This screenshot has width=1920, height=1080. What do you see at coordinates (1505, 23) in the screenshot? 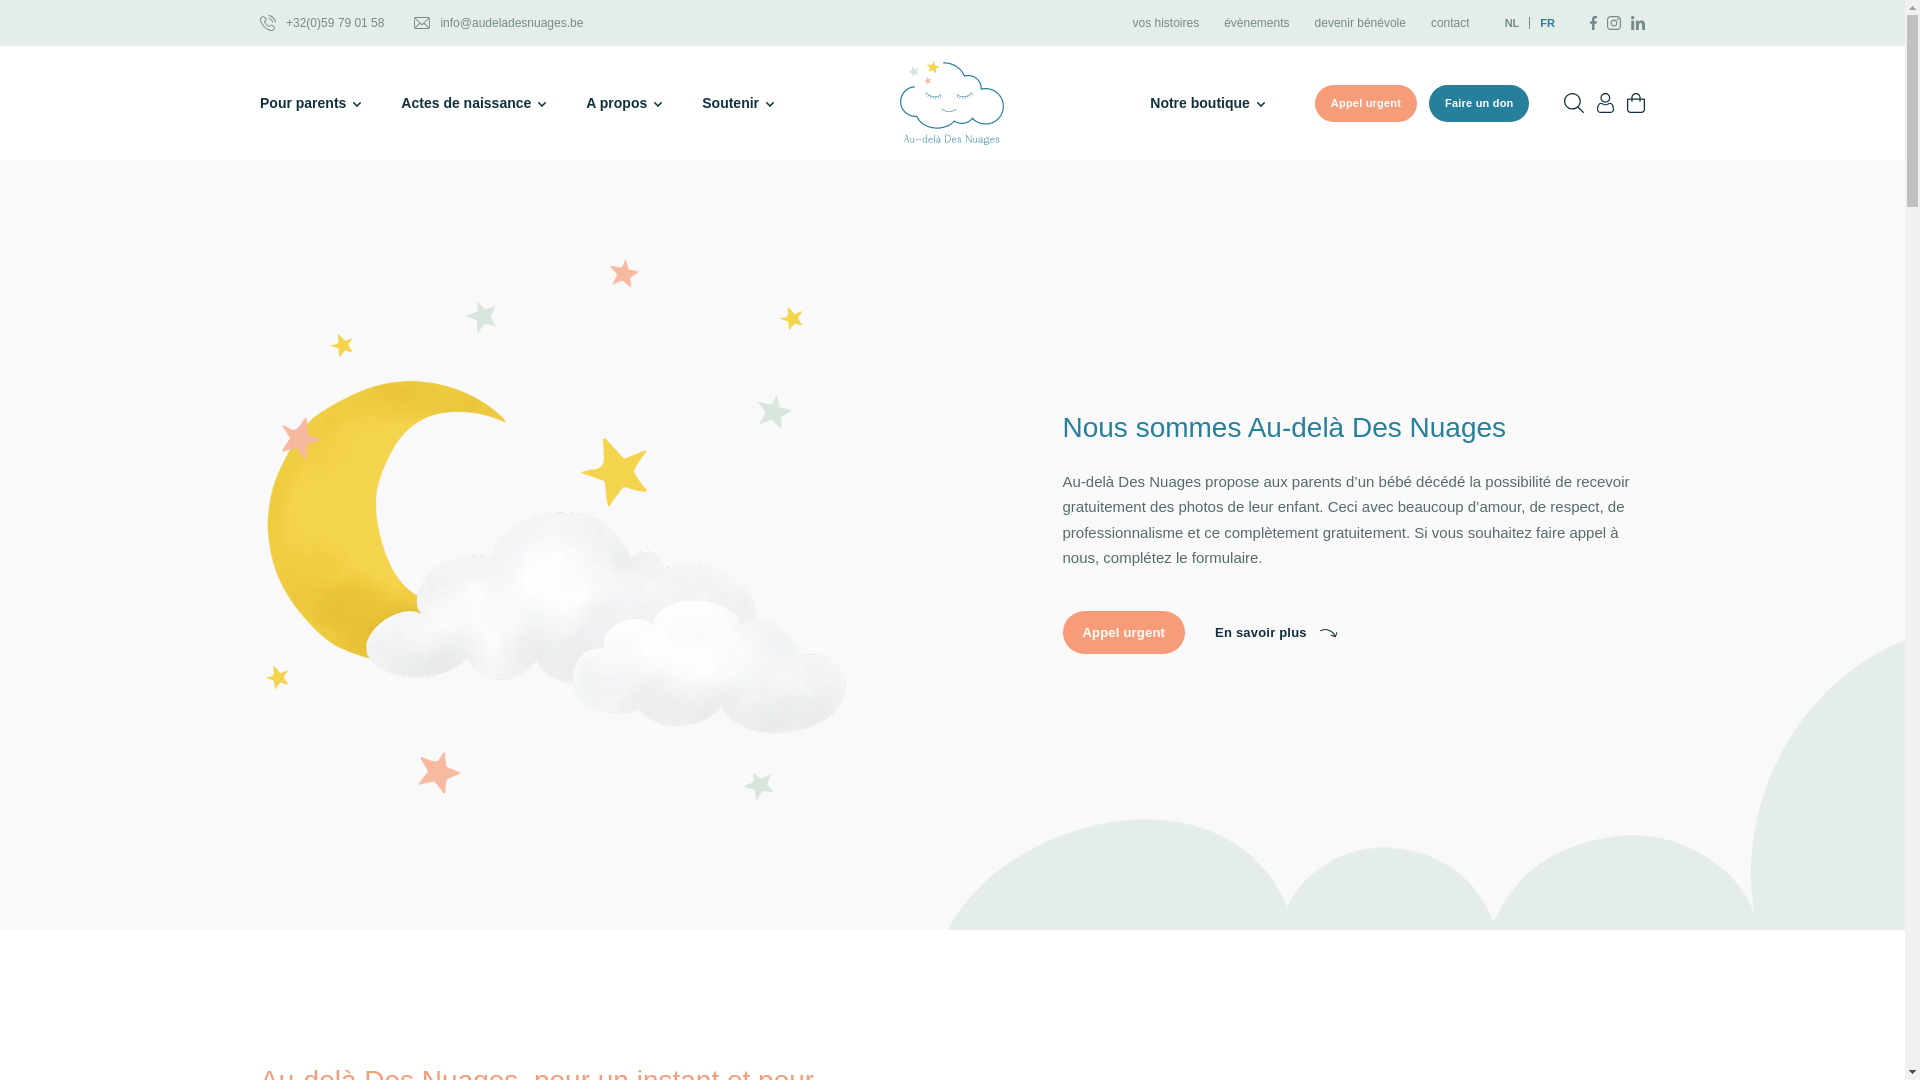
I see `'NL'` at bounding box center [1505, 23].